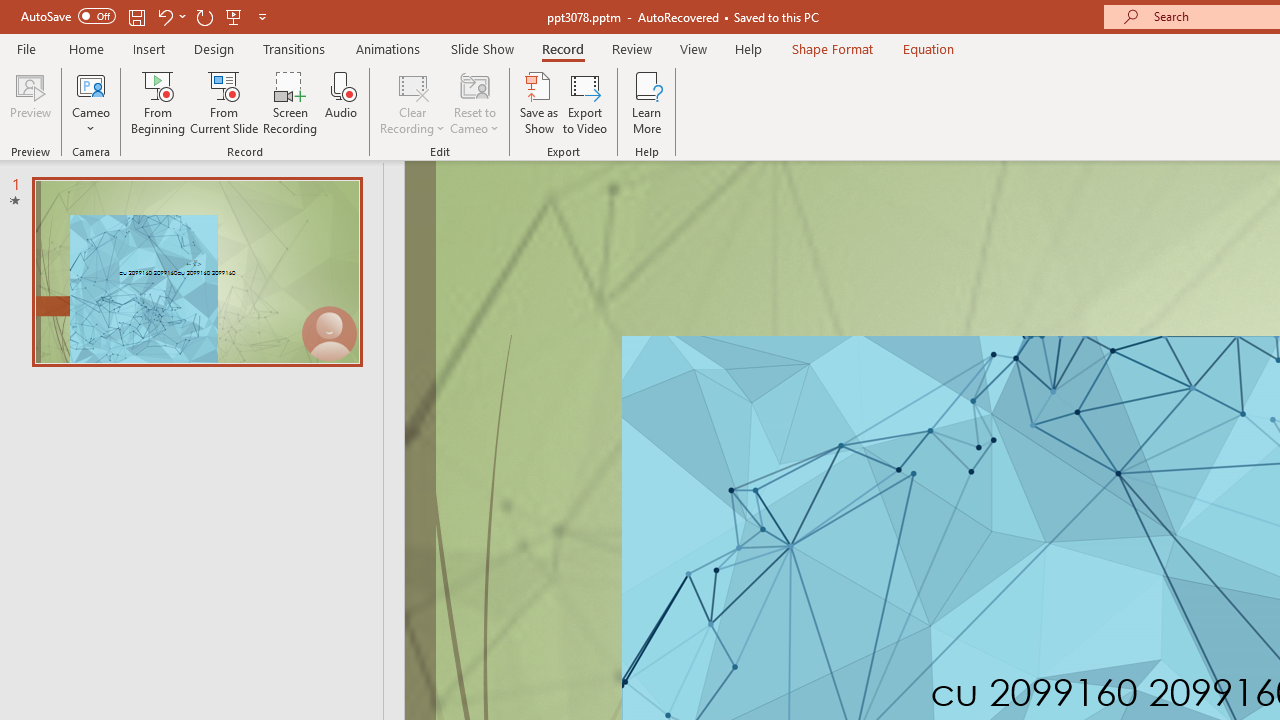 Image resolution: width=1280 pixels, height=720 pixels. Describe the element at coordinates (224, 103) in the screenshot. I see `'From Current Slide...'` at that location.